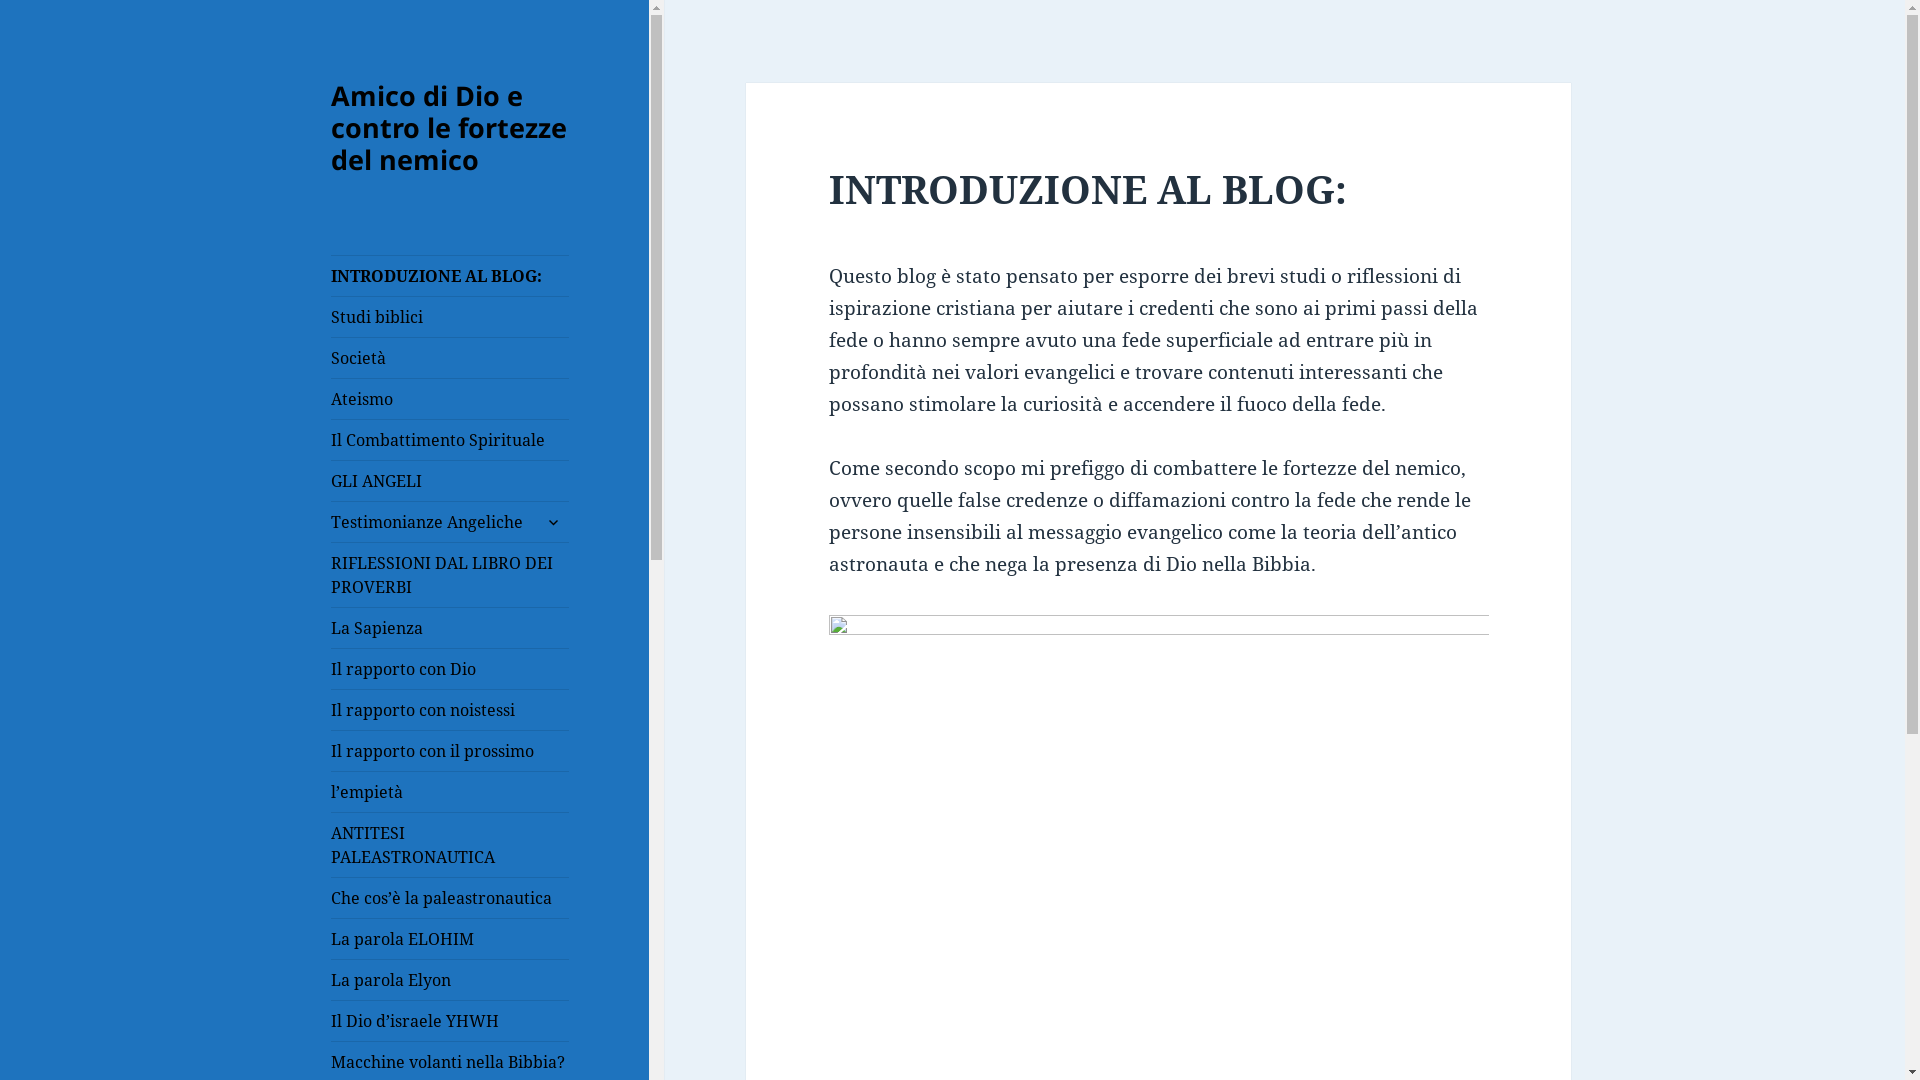  What do you see at coordinates (331, 574) in the screenshot?
I see `'RIFLESSIONI DAL LIBRO DEI PROVERBI'` at bounding box center [331, 574].